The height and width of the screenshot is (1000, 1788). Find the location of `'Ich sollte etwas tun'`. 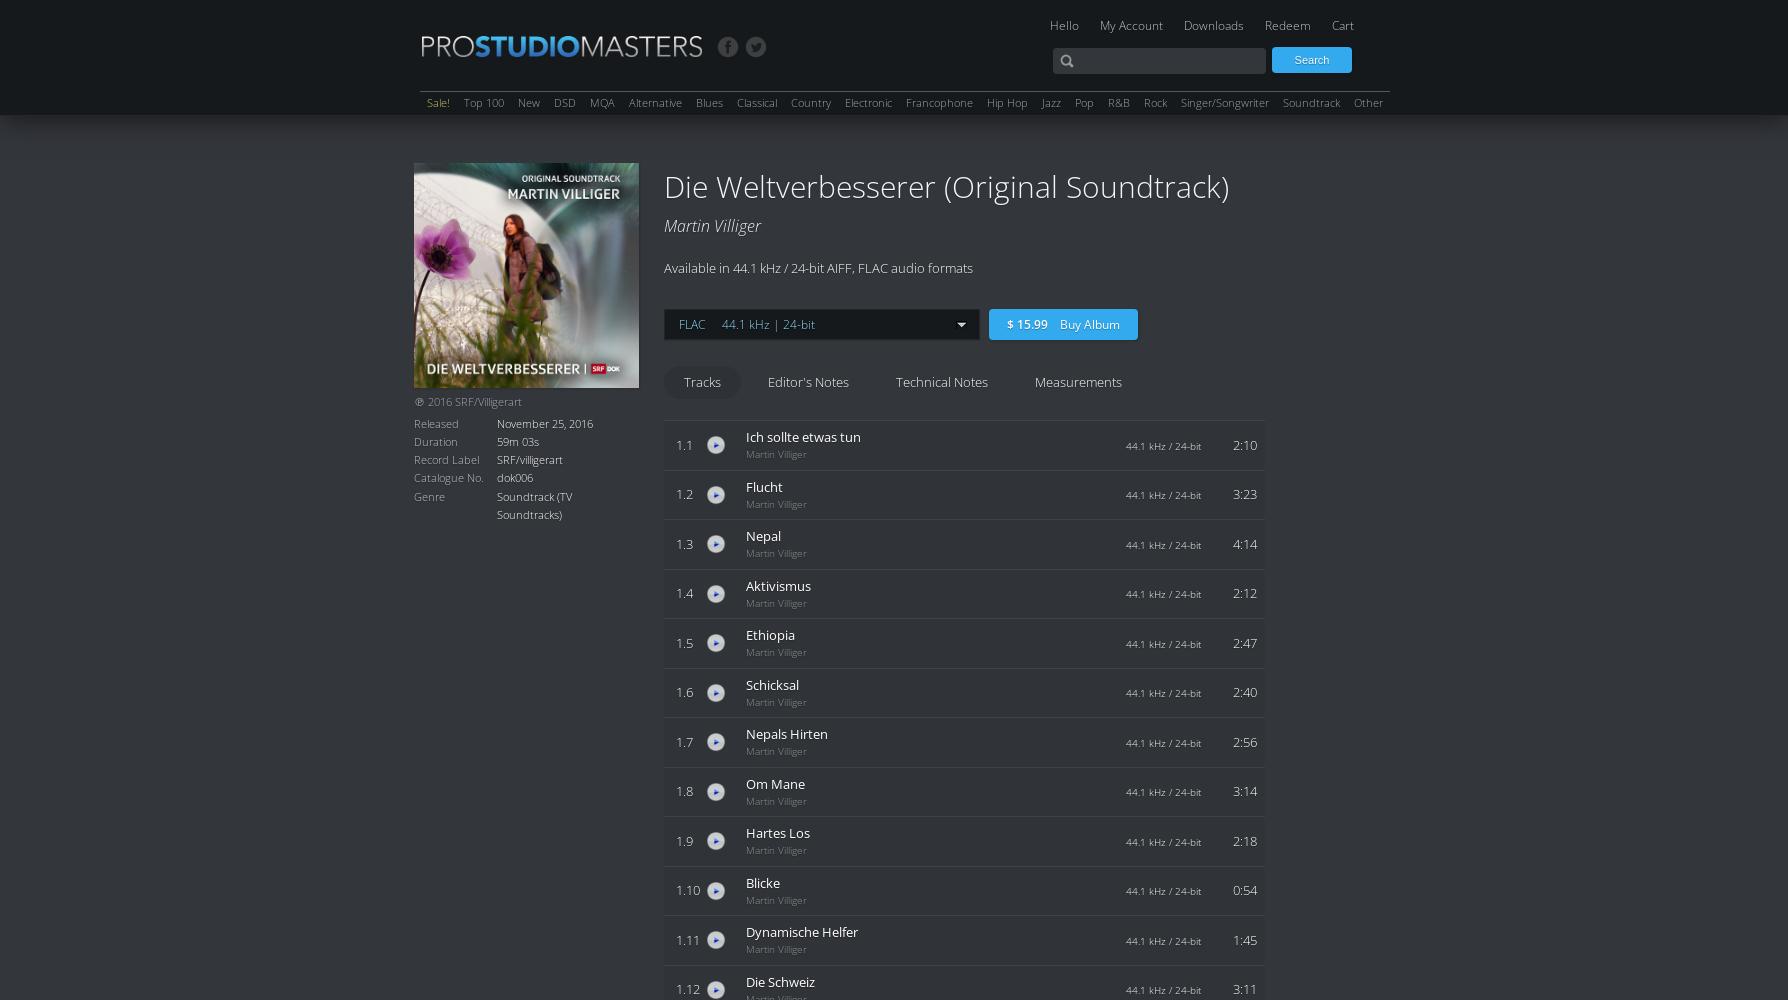

'Ich sollte etwas tun' is located at coordinates (744, 437).